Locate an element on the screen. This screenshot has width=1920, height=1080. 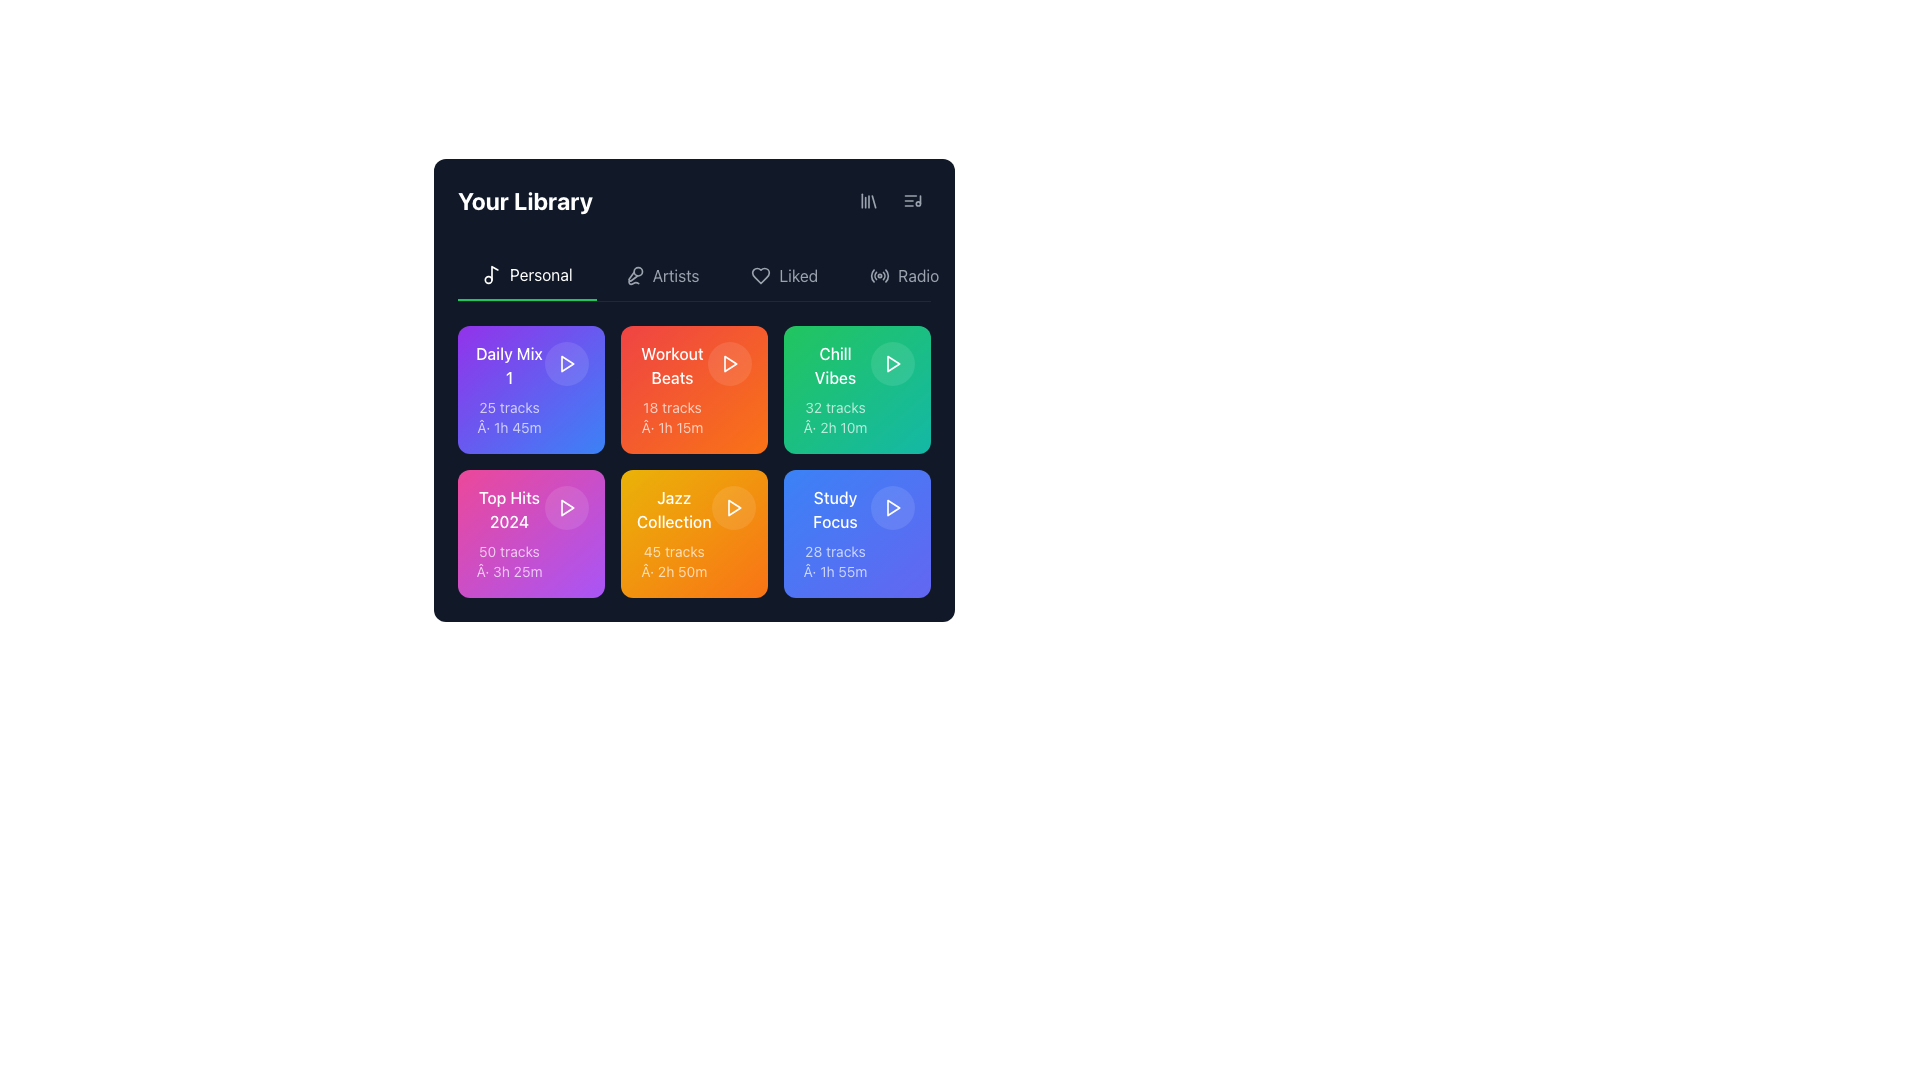
the 'Liked' text label, which serves as a category filter for accessing favorited items in the navigation bar under 'Your Library' is located at coordinates (797, 276).